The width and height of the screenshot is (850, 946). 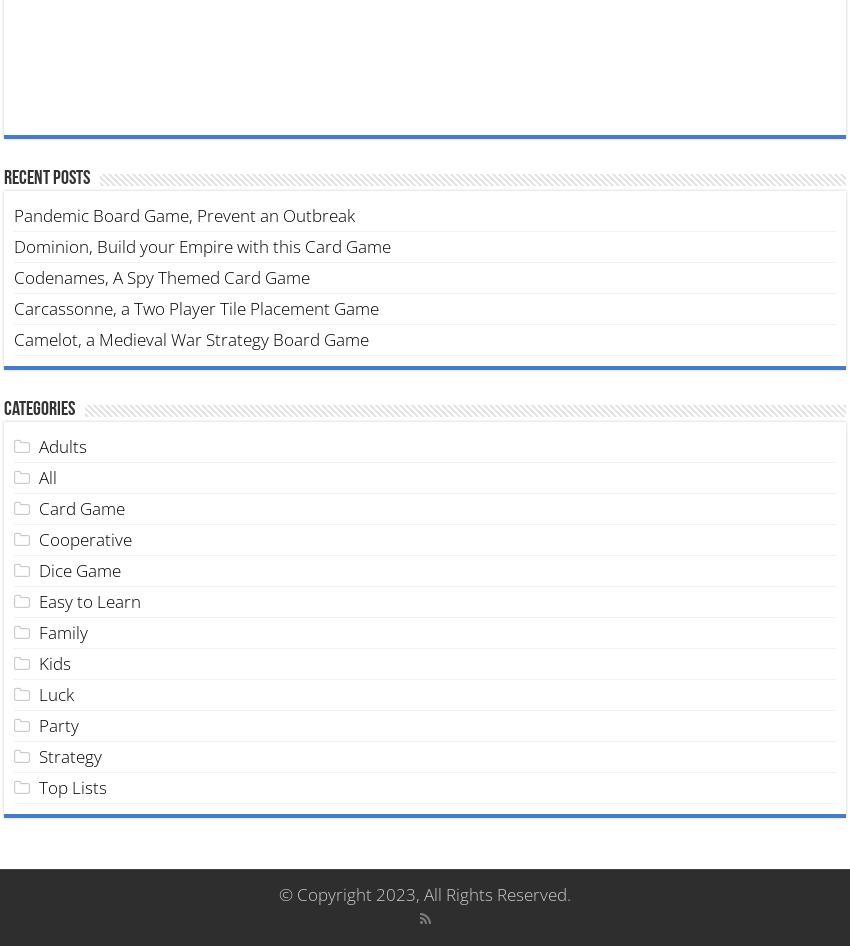 What do you see at coordinates (190, 338) in the screenshot?
I see `'Camelot, a Medieval War Strategy Board Game'` at bounding box center [190, 338].